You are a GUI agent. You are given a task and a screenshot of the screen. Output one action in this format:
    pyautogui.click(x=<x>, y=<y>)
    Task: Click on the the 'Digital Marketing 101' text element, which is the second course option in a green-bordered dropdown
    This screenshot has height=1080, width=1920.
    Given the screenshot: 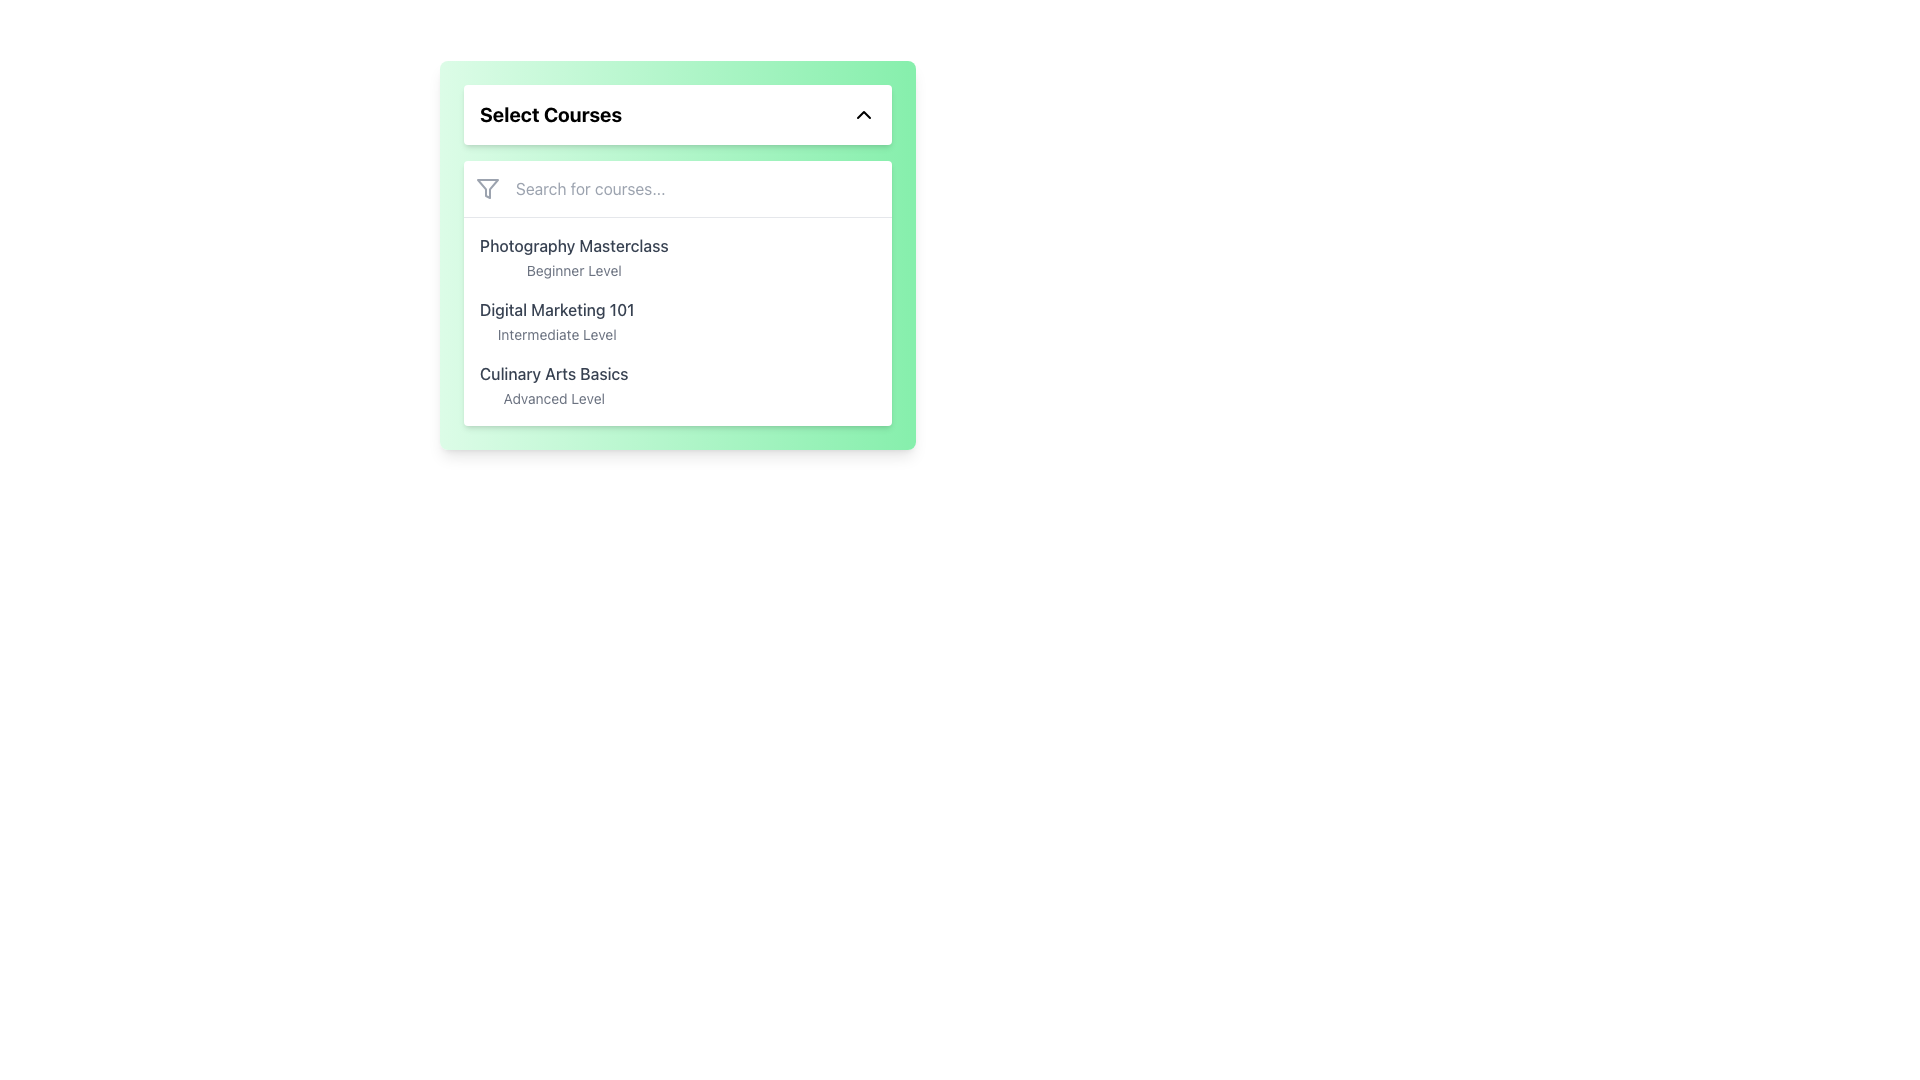 What is the action you would take?
    pyautogui.click(x=557, y=320)
    